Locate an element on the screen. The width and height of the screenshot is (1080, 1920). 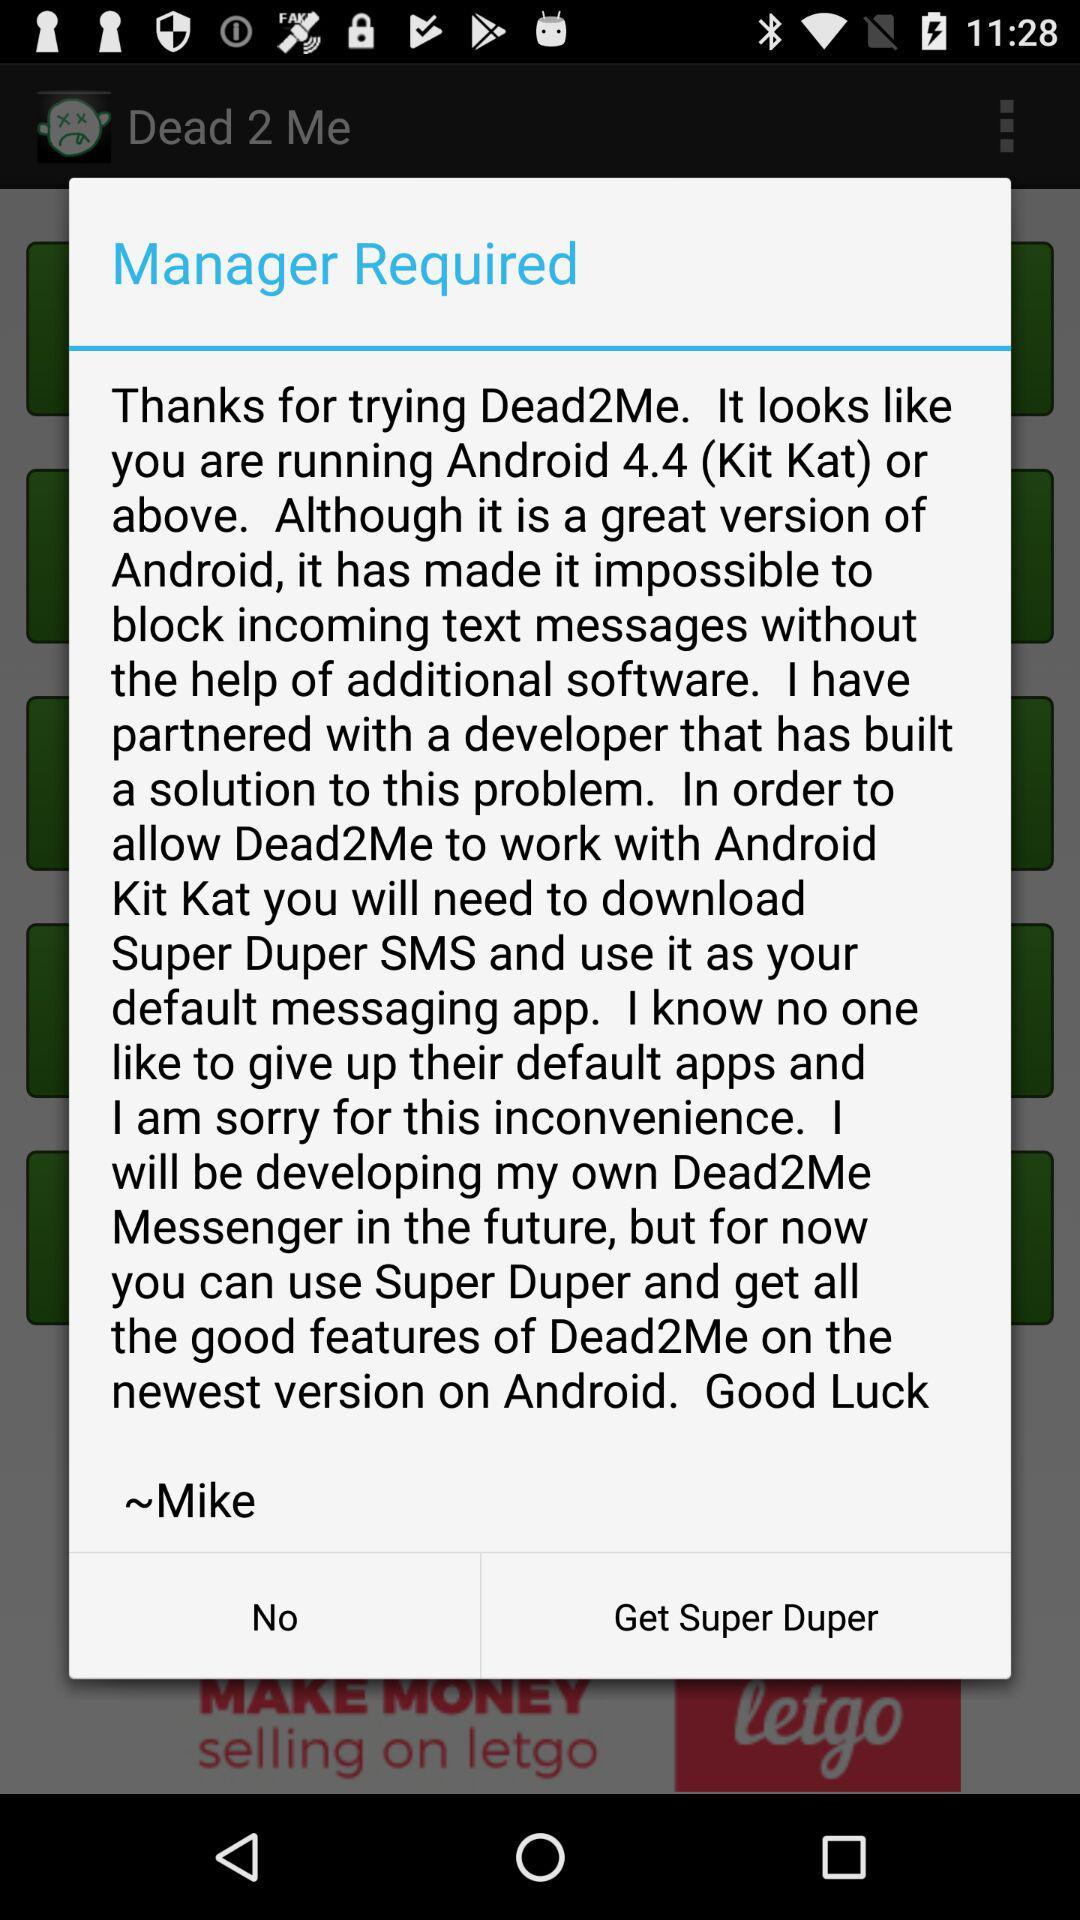
icon at the bottom right corner is located at coordinates (746, 1616).